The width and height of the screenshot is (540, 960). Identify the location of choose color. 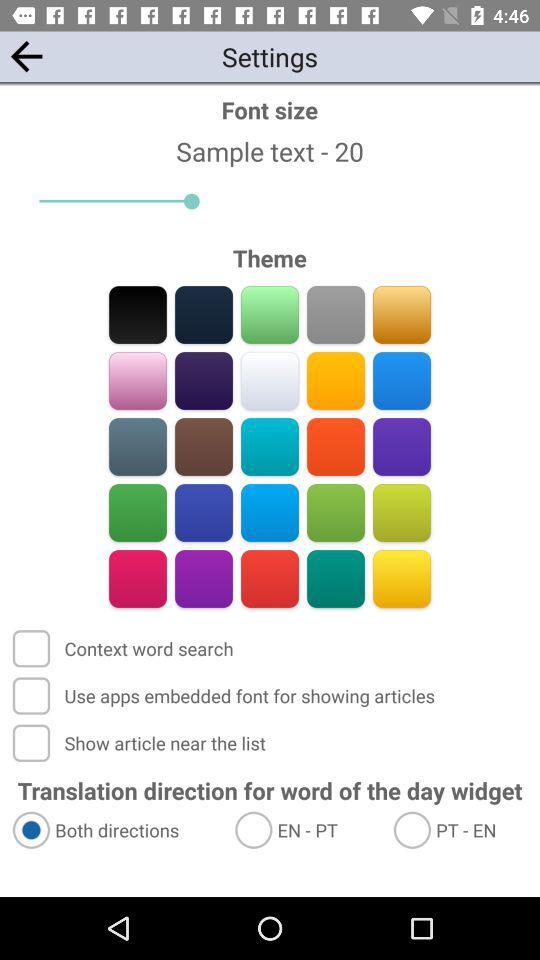
(335, 446).